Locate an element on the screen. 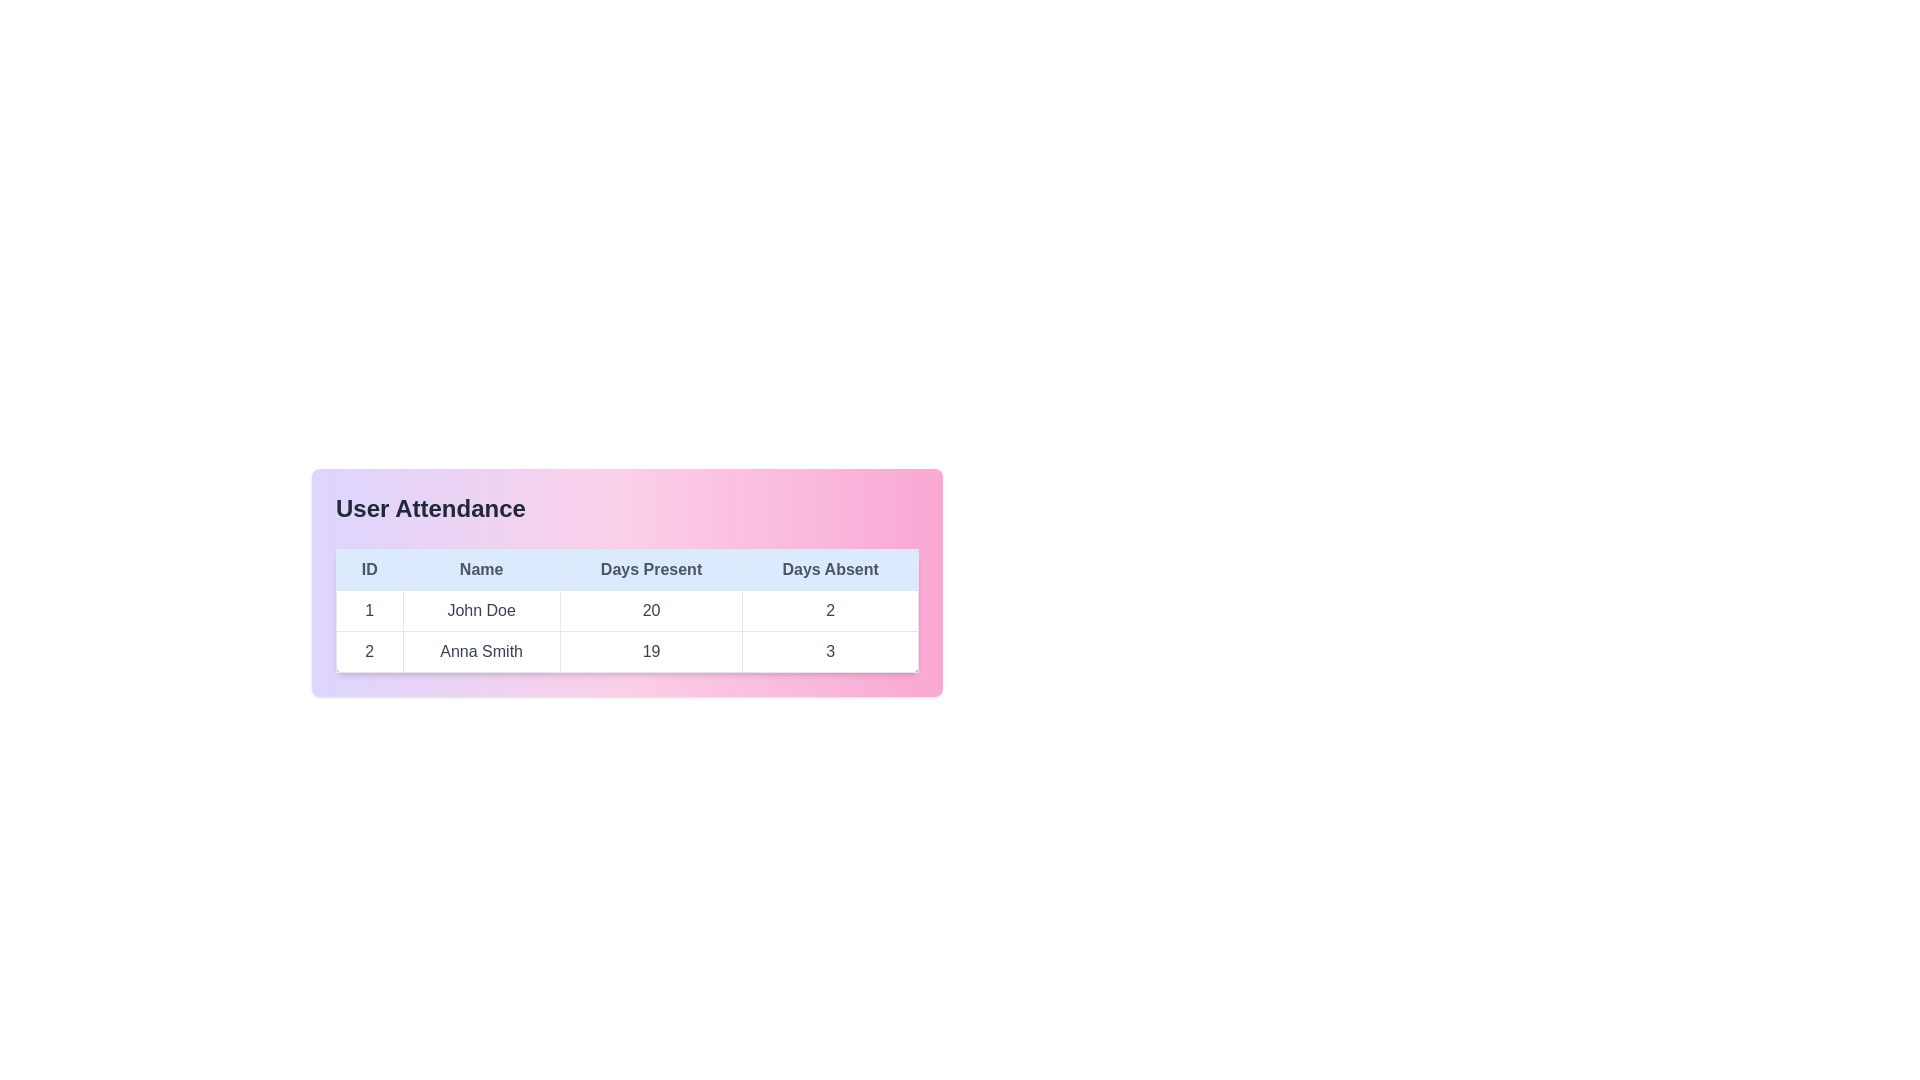 This screenshot has height=1080, width=1920. the Table Header Row containing the text 'ID Name Days Present Days Absent' with a light blue background and gray text, located at the top of the 'User Attendance' table is located at coordinates (626, 570).